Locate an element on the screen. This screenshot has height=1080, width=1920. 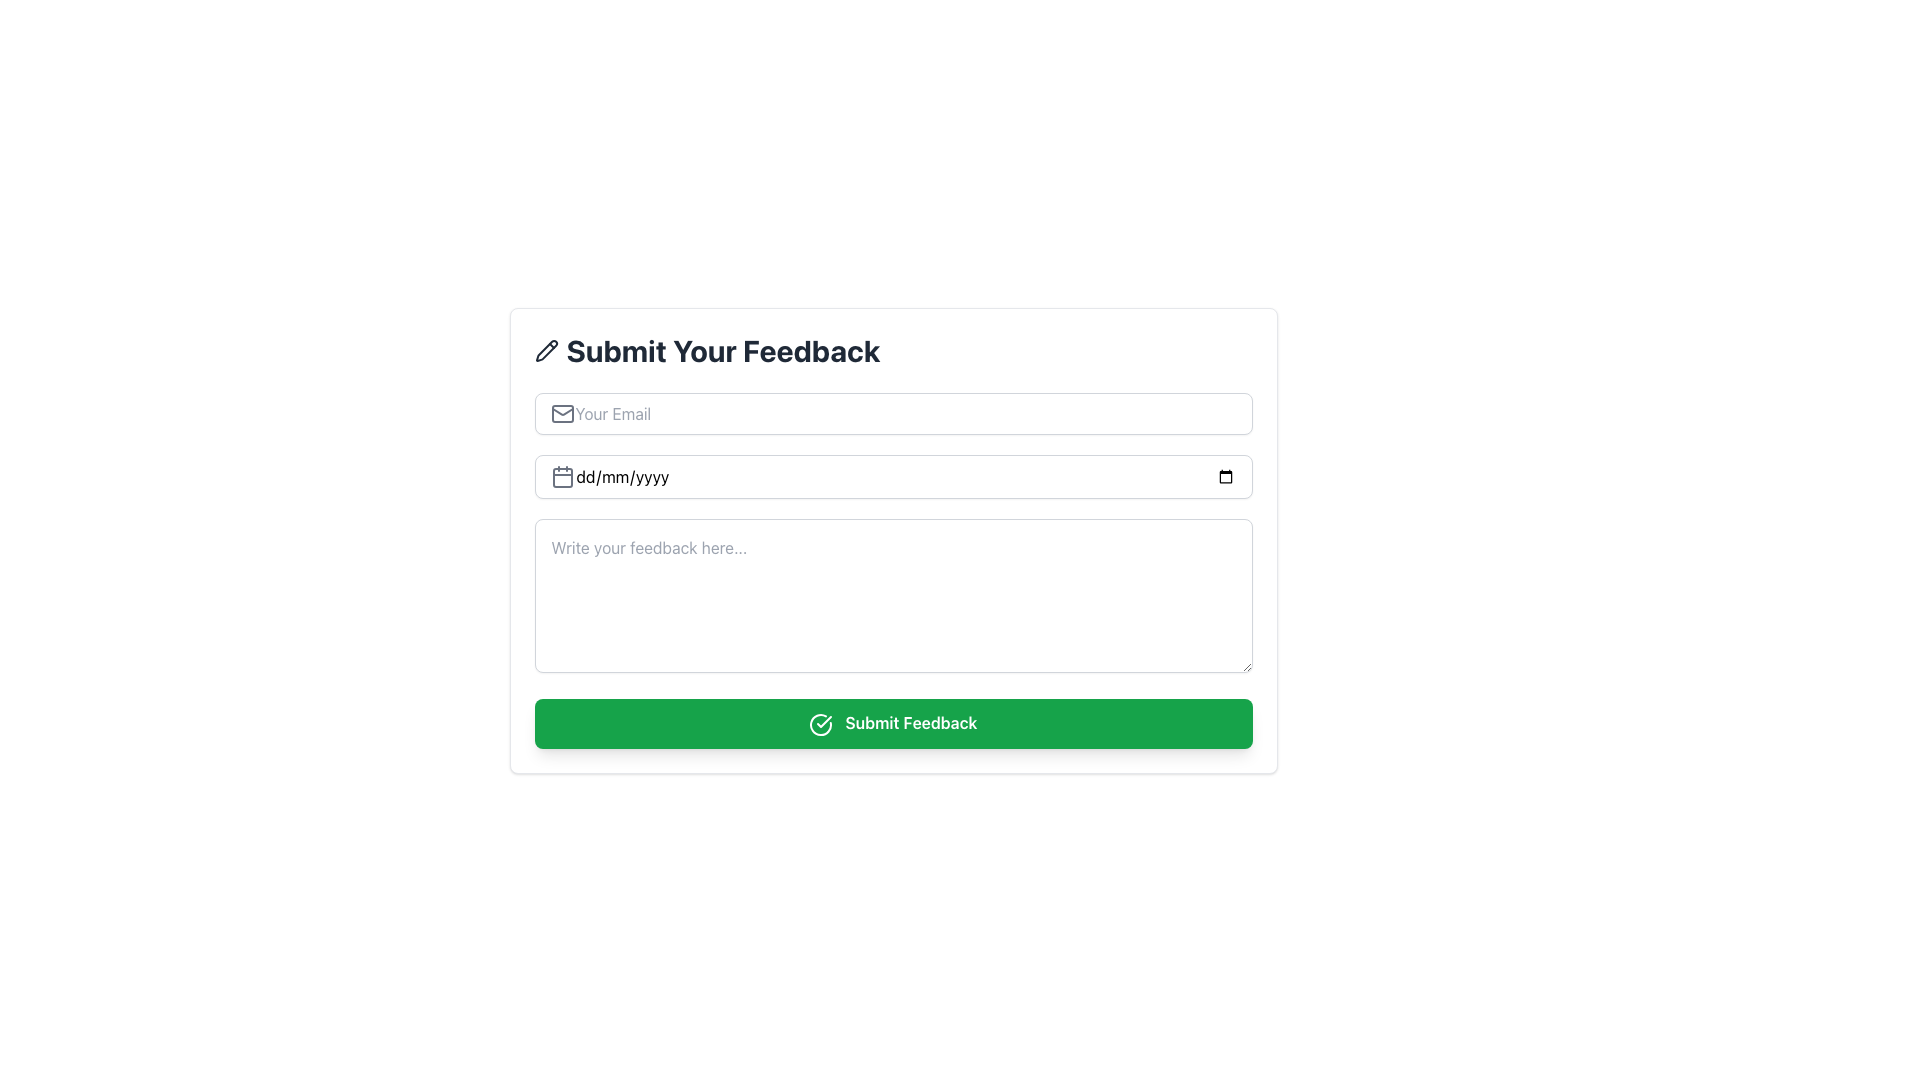
the envelope icon component that visually represents email in the feedback form, located near the top-left corner of the icon is located at coordinates (561, 412).